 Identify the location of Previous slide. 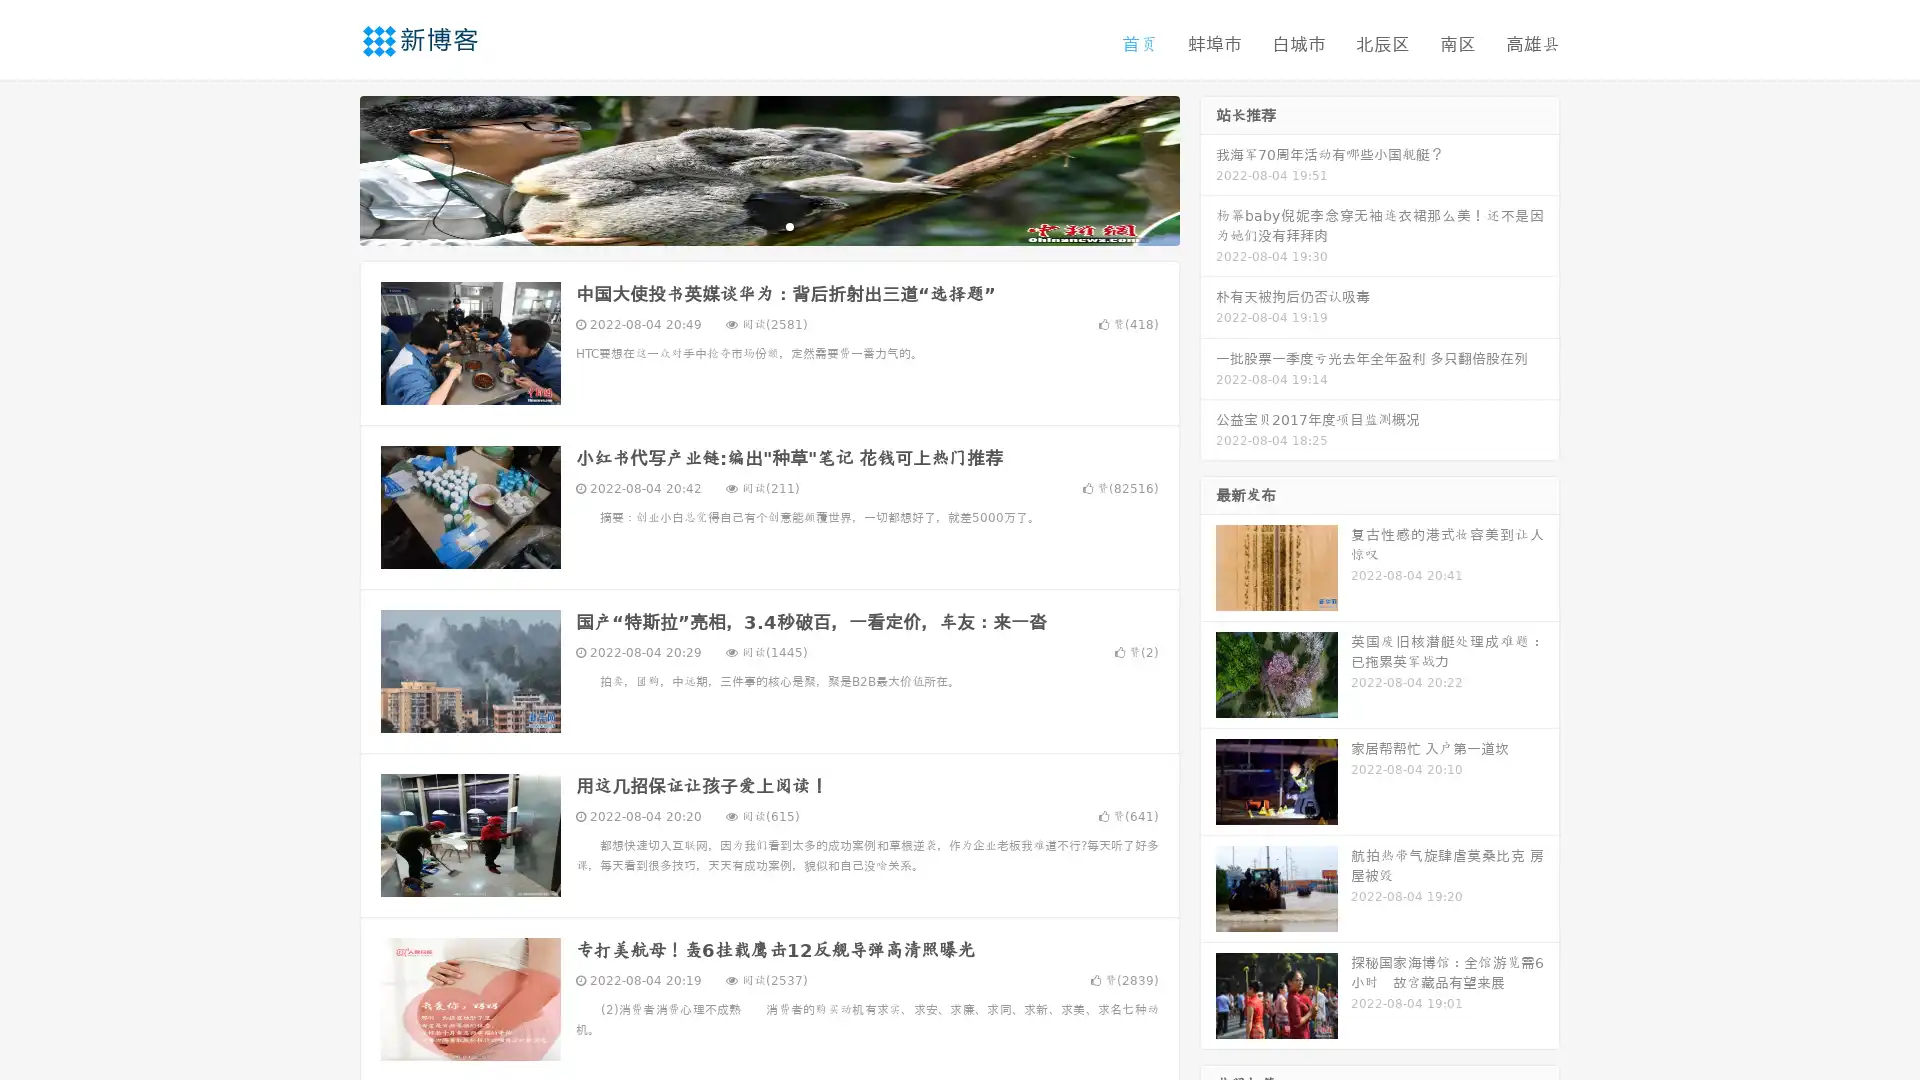
(330, 168).